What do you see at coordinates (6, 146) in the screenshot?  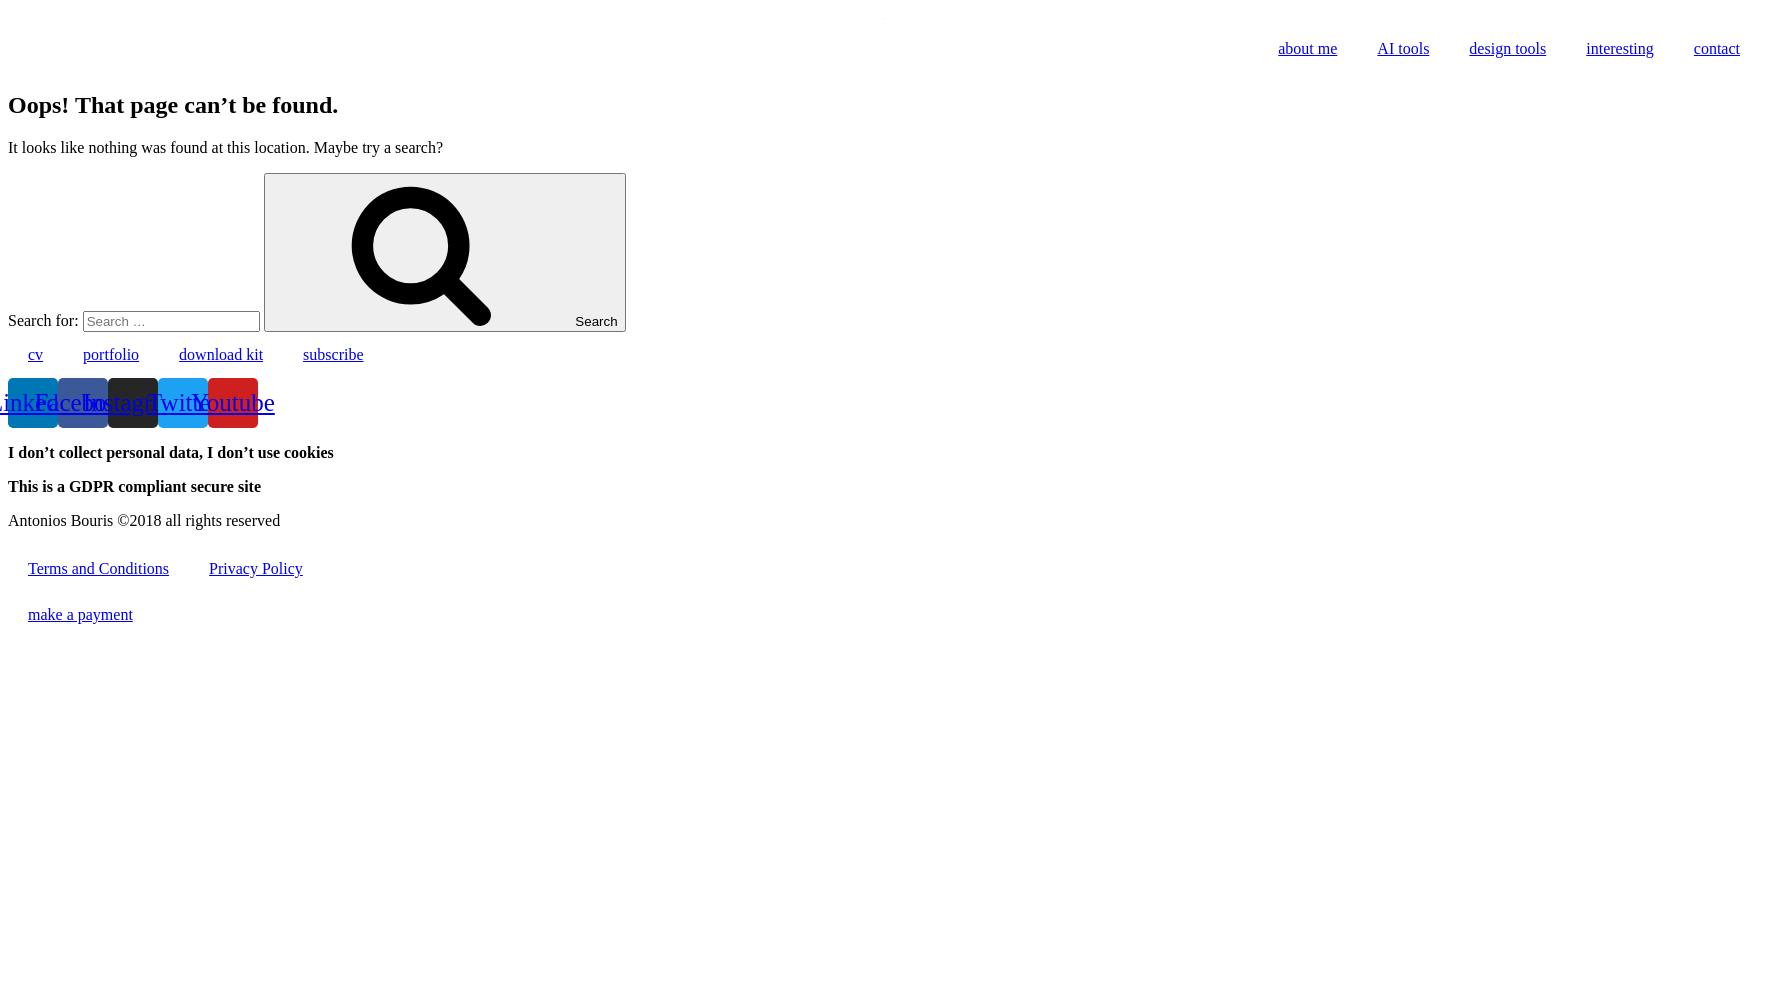 I see `'It looks like nothing was found at this location. Maybe try a search?'` at bounding box center [6, 146].